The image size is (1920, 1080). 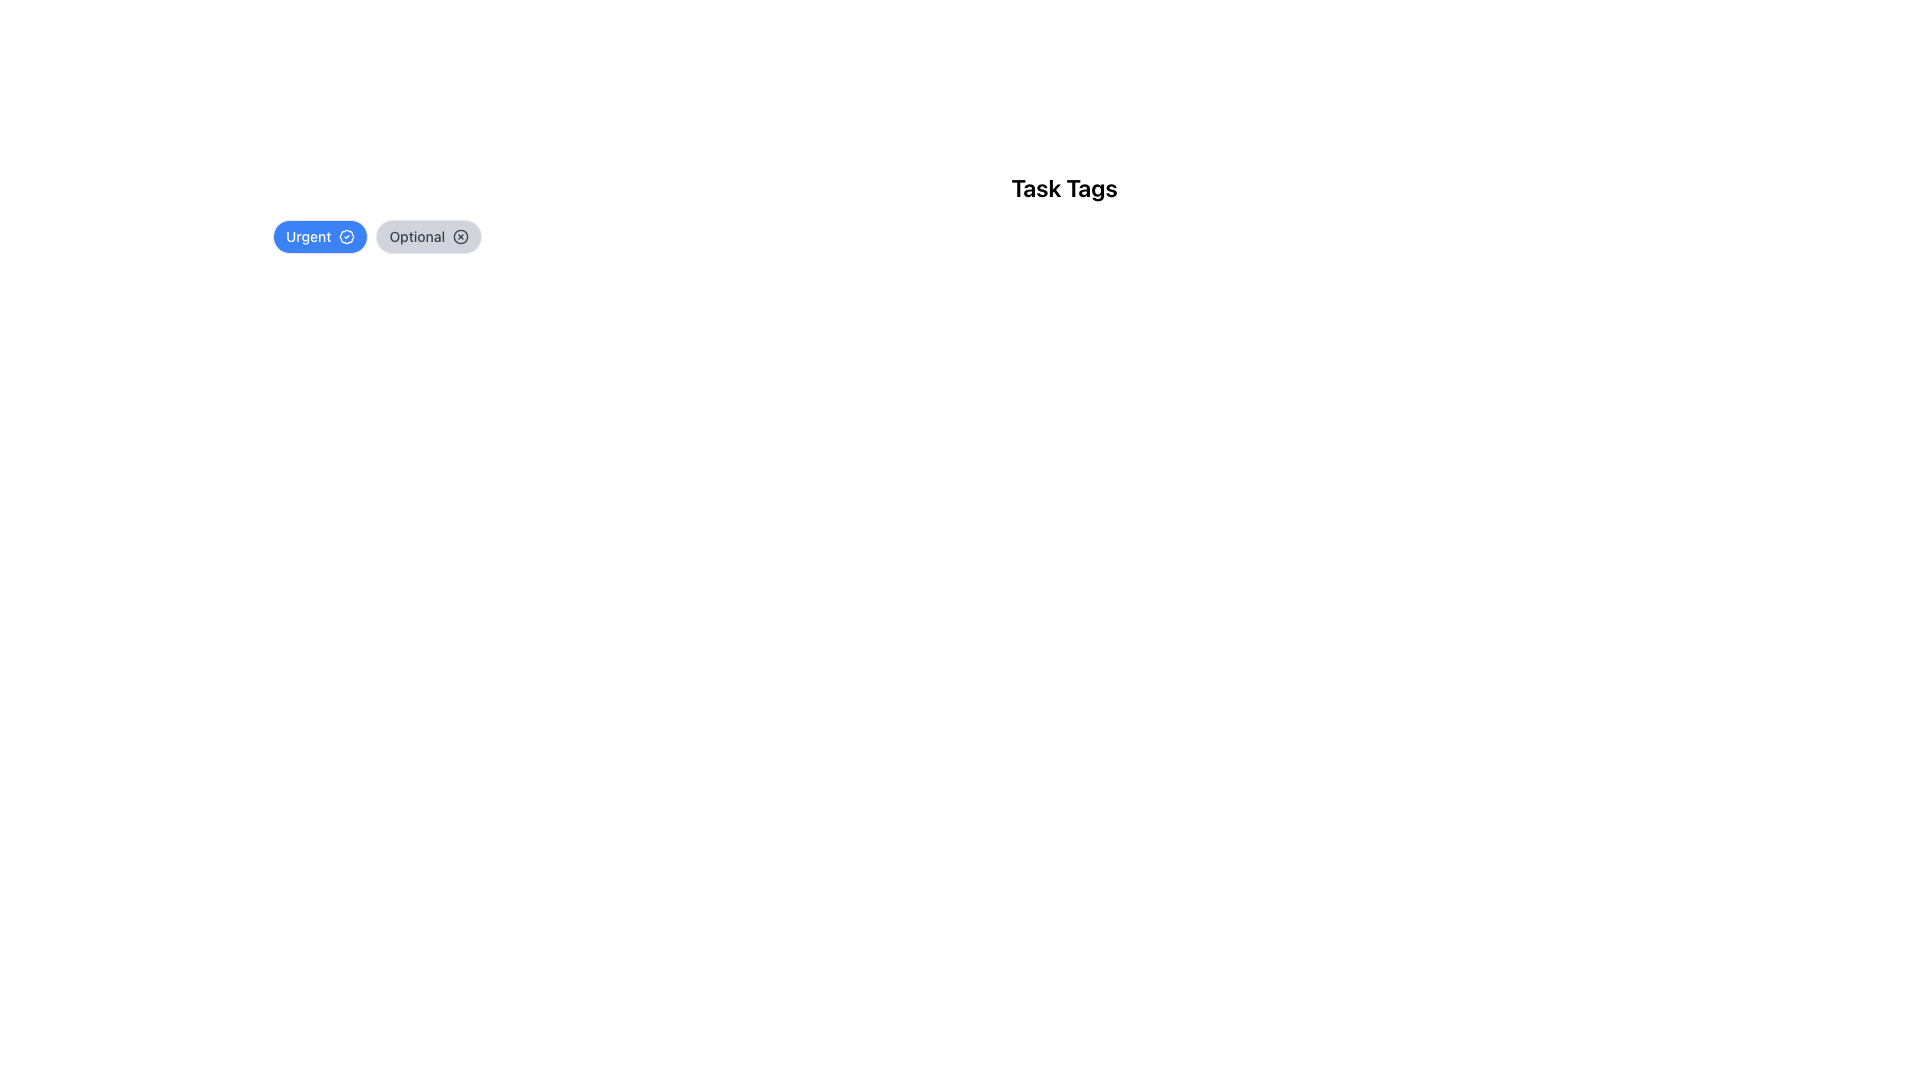 I want to click on the small badge icon with a checkmark inside, located to the right edge of the 'Urgent' label, so click(x=346, y=235).